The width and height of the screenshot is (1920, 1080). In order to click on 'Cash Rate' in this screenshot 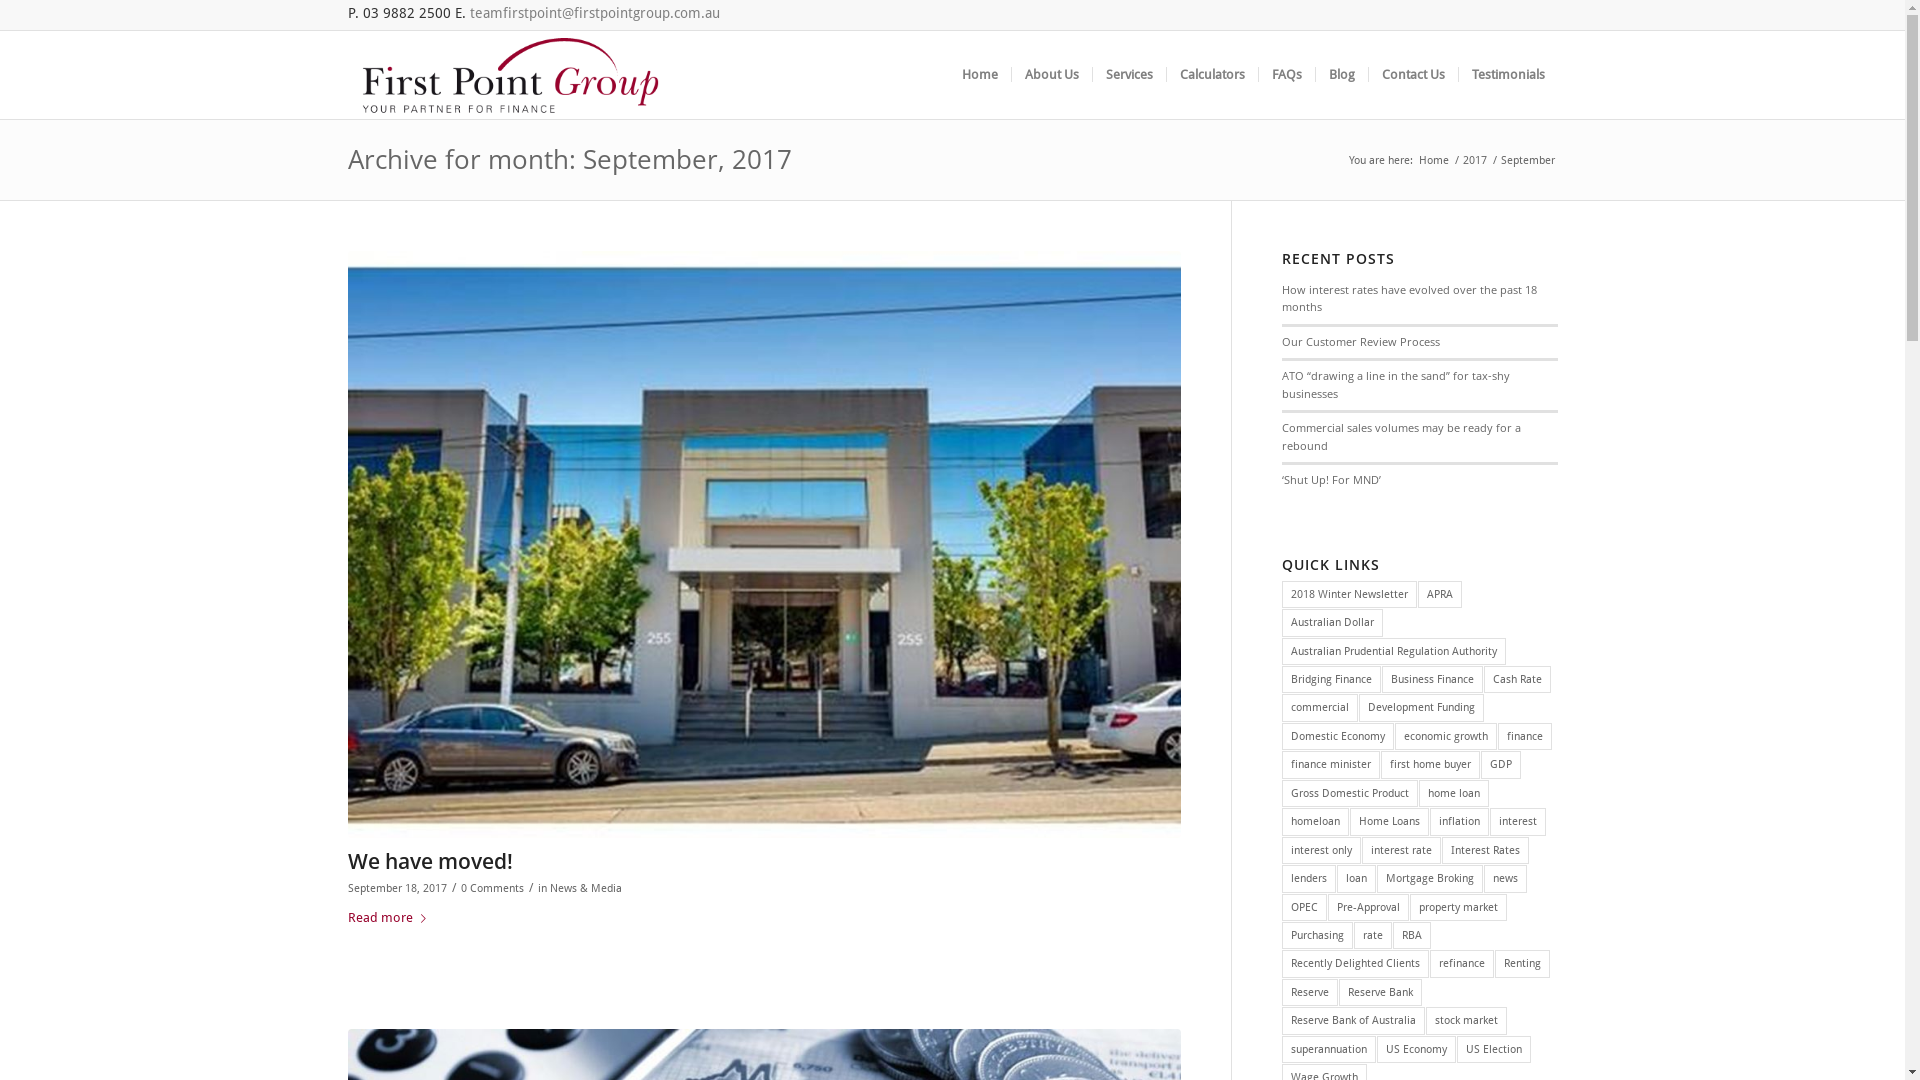, I will do `click(1483, 678)`.